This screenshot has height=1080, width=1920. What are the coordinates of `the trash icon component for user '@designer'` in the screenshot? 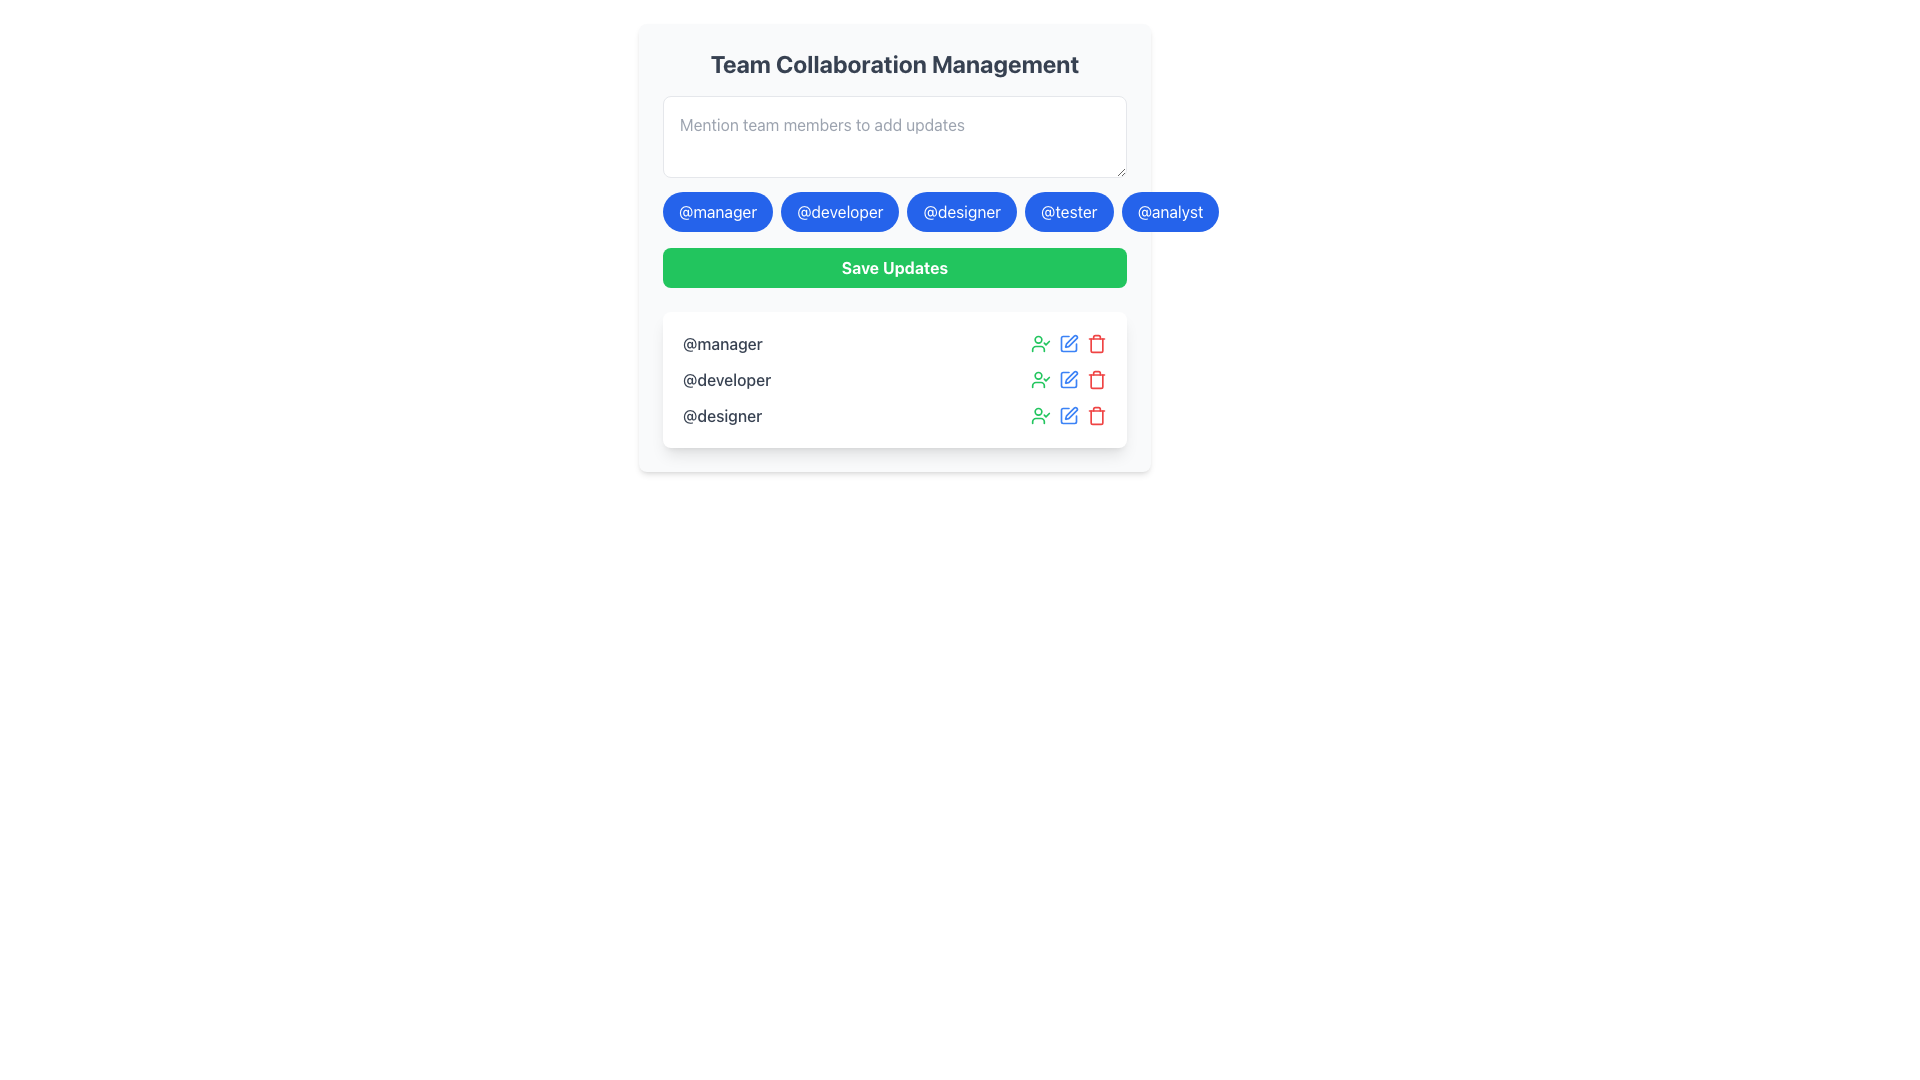 It's located at (1096, 415).